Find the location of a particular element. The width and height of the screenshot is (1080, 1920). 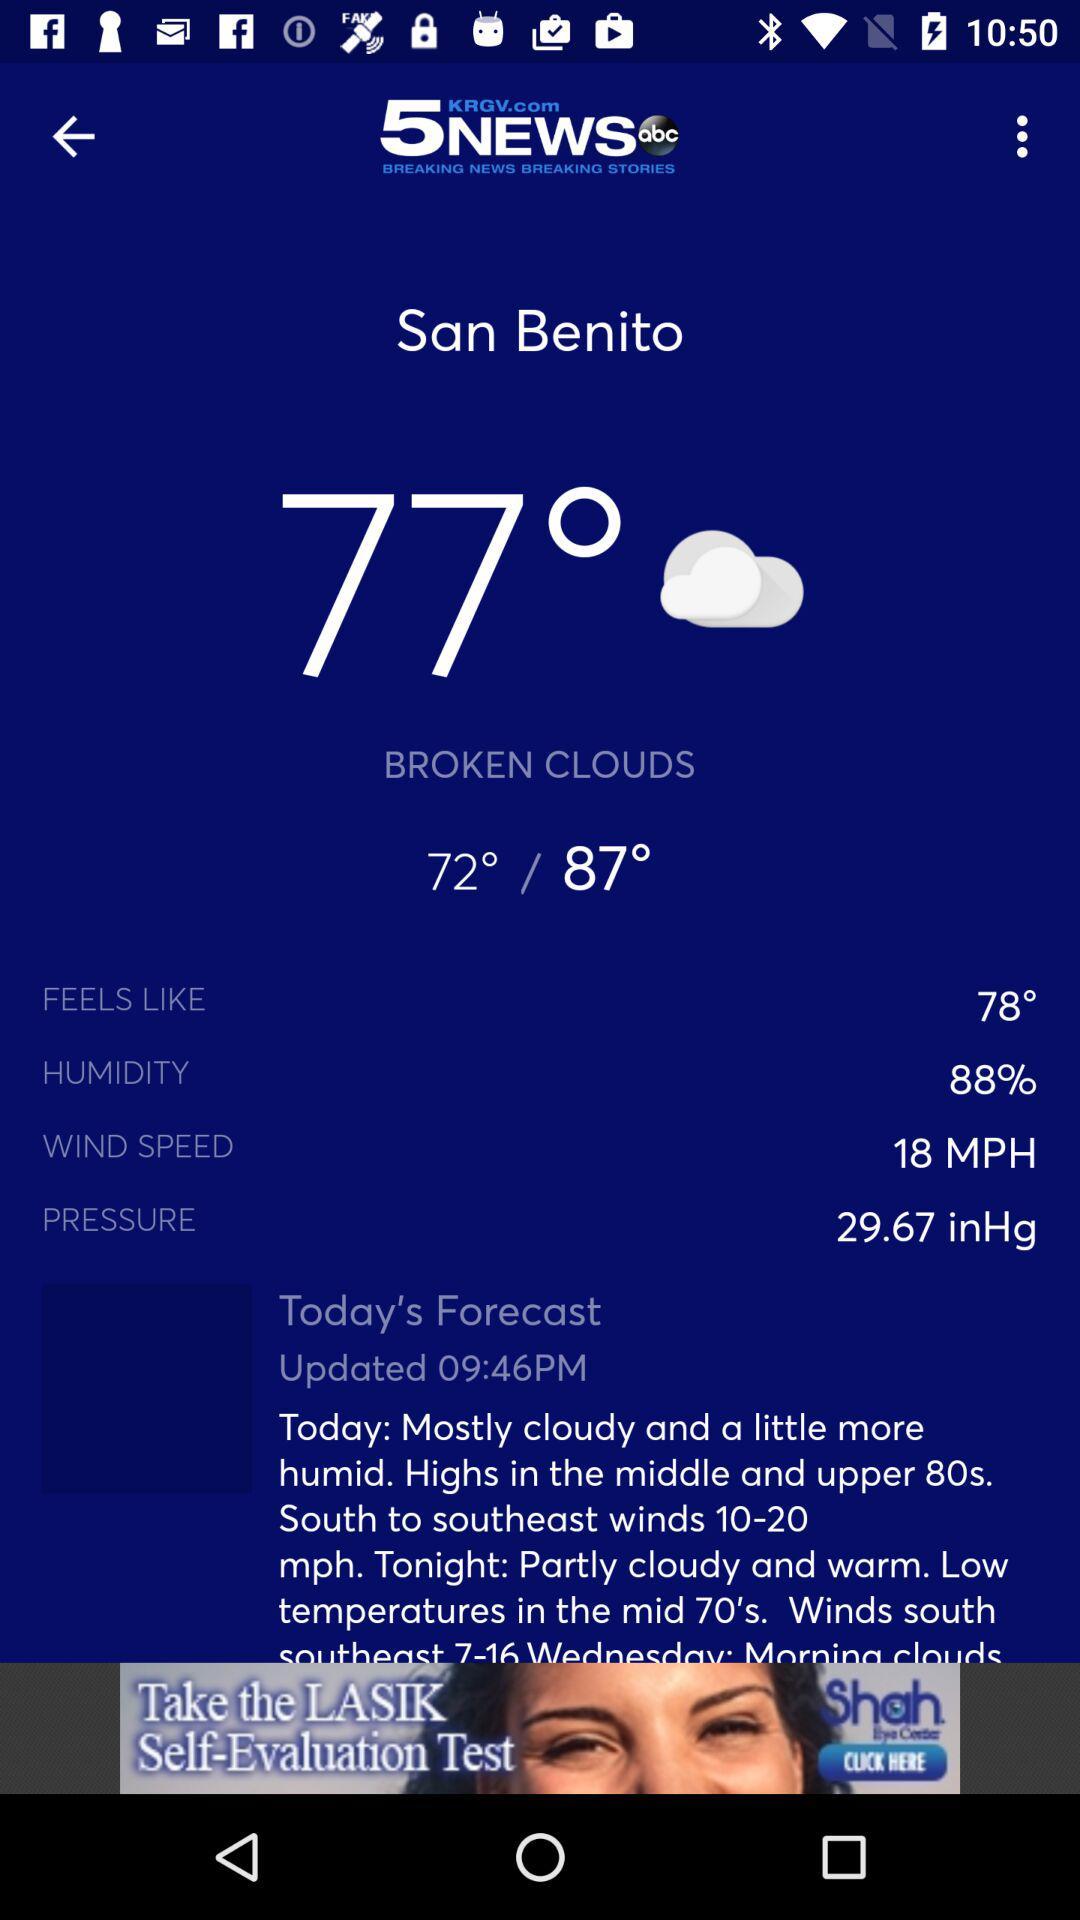

open advertisement is located at coordinates (540, 1727).